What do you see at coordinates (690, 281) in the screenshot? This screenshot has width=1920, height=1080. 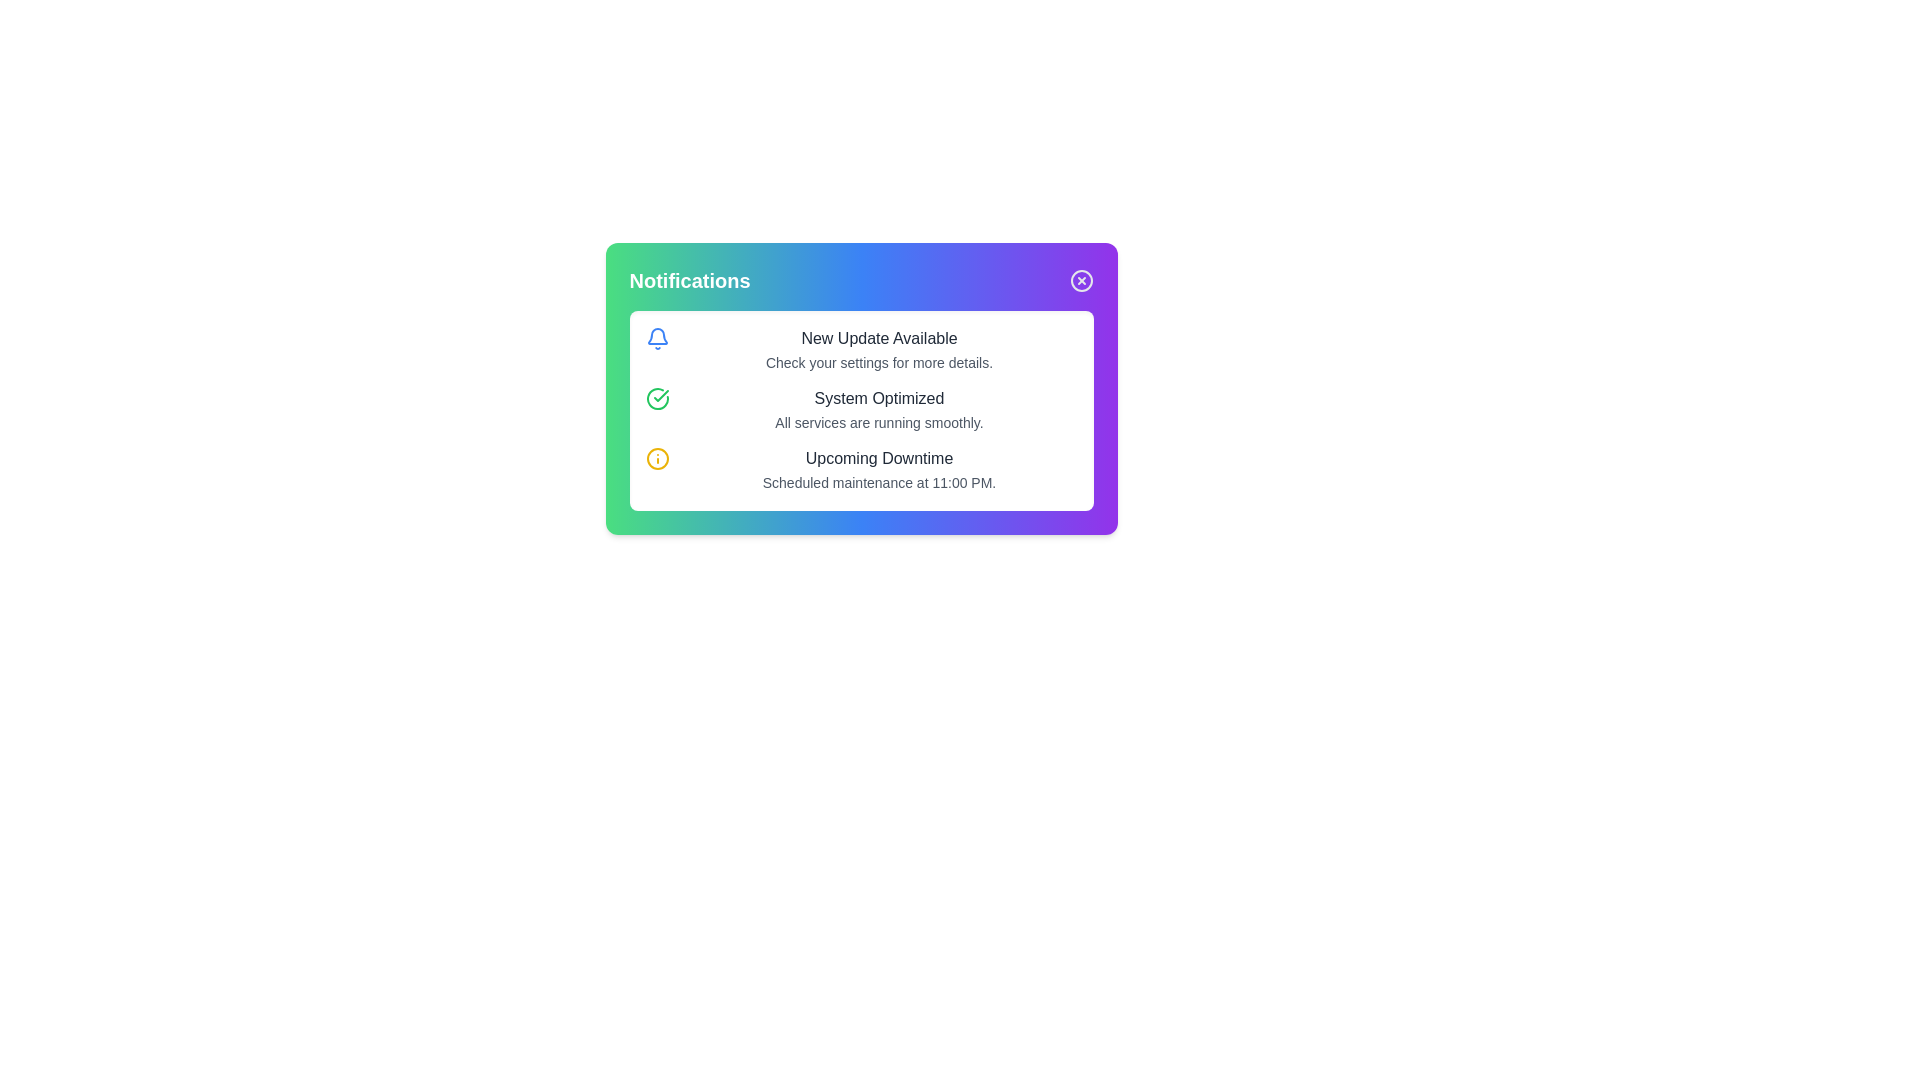 I see `the 'Notifications' static text element, which is a prominently displayed label in white color on a gradient background at the top-left section of the interface` at bounding box center [690, 281].